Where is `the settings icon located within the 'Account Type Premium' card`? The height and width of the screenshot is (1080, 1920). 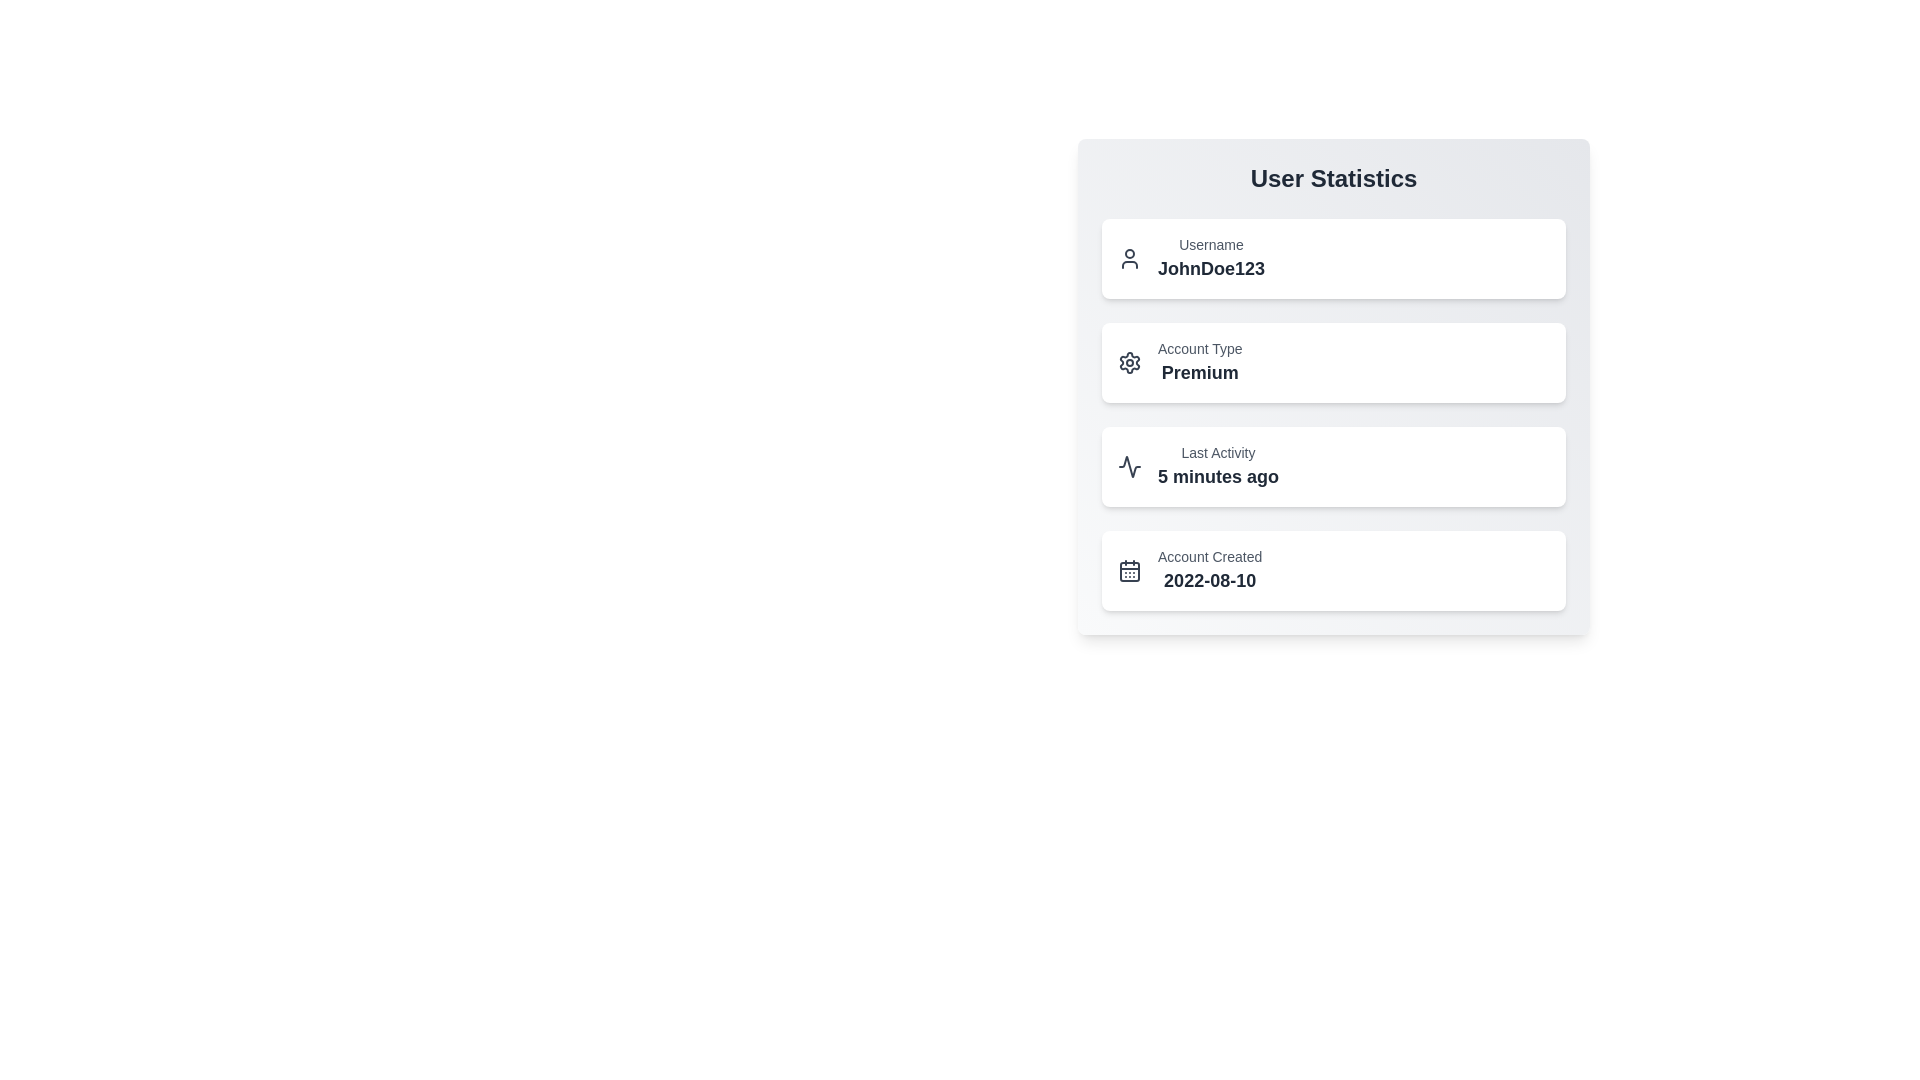 the settings icon located within the 'Account Type Premium' card is located at coordinates (1129, 362).